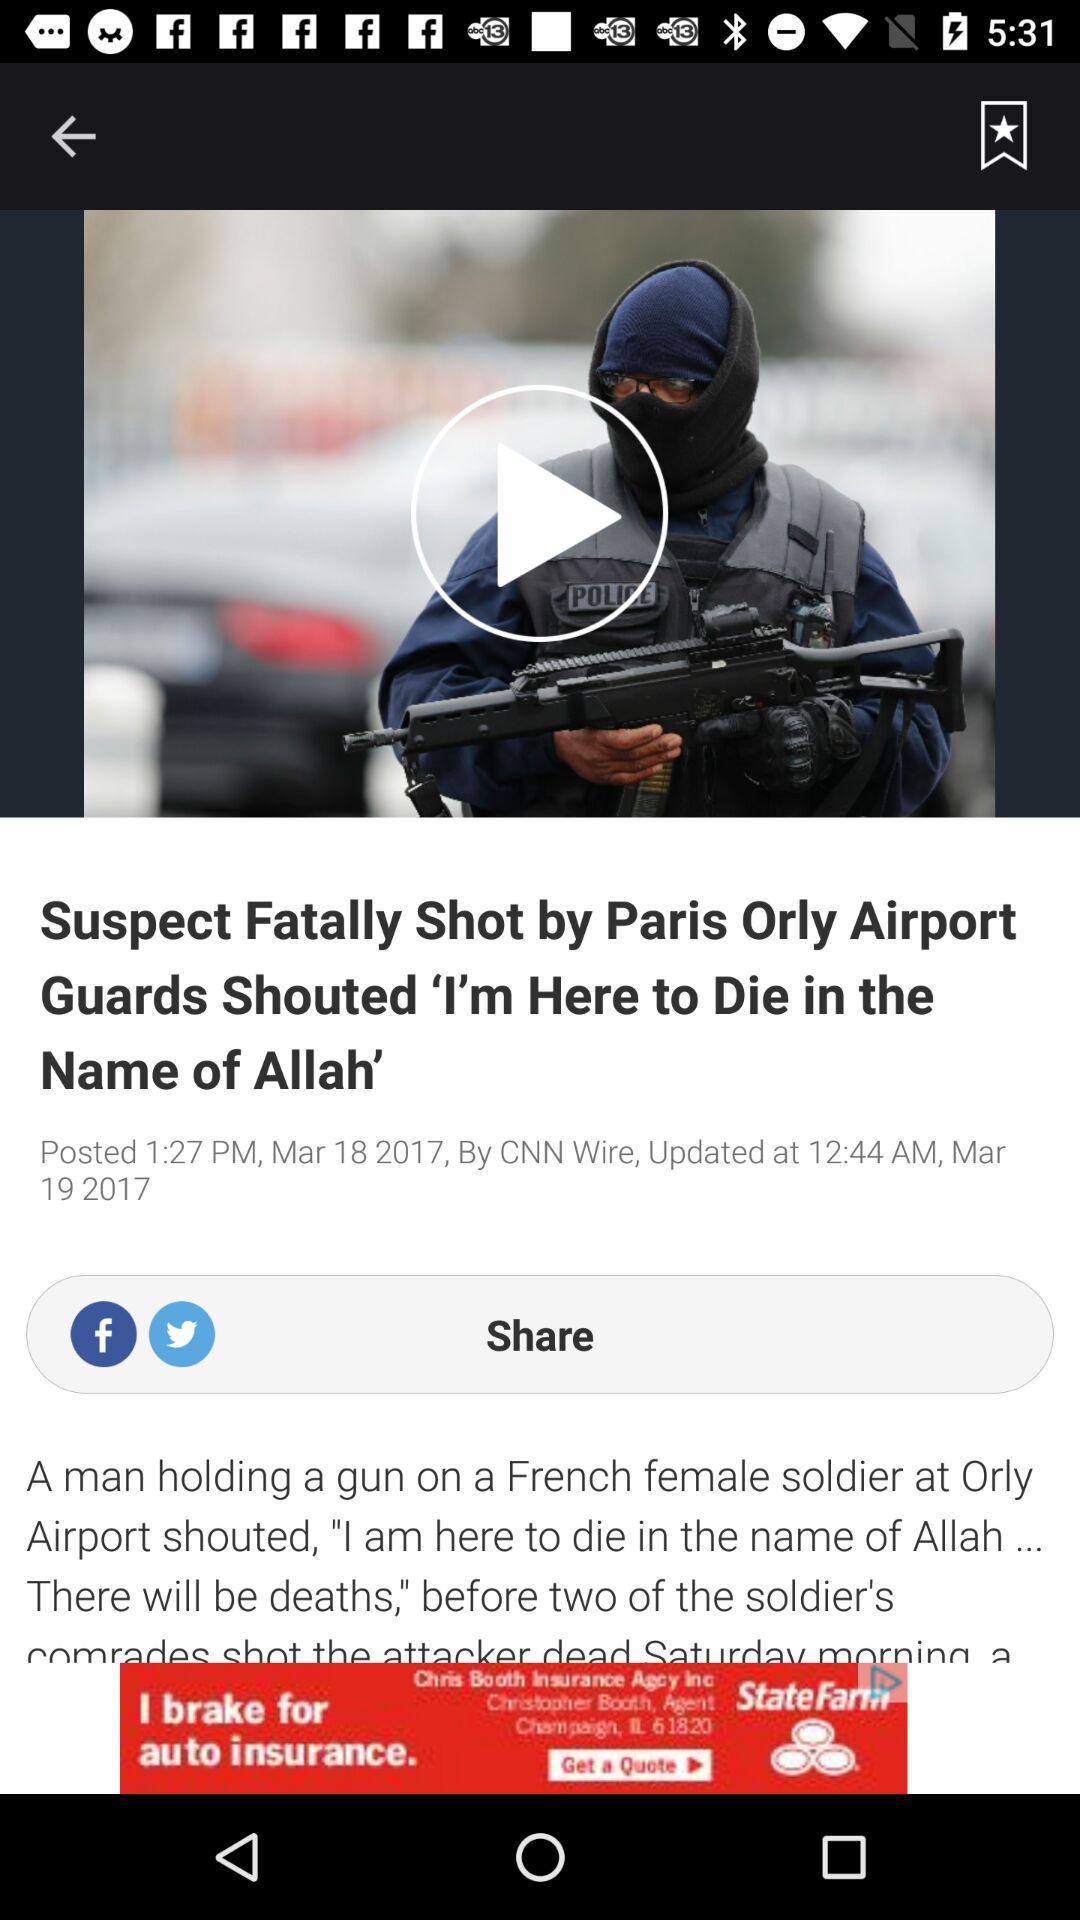 This screenshot has height=1920, width=1080. Describe the element at coordinates (72, 135) in the screenshot. I see `the arrow_backward icon` at that location.